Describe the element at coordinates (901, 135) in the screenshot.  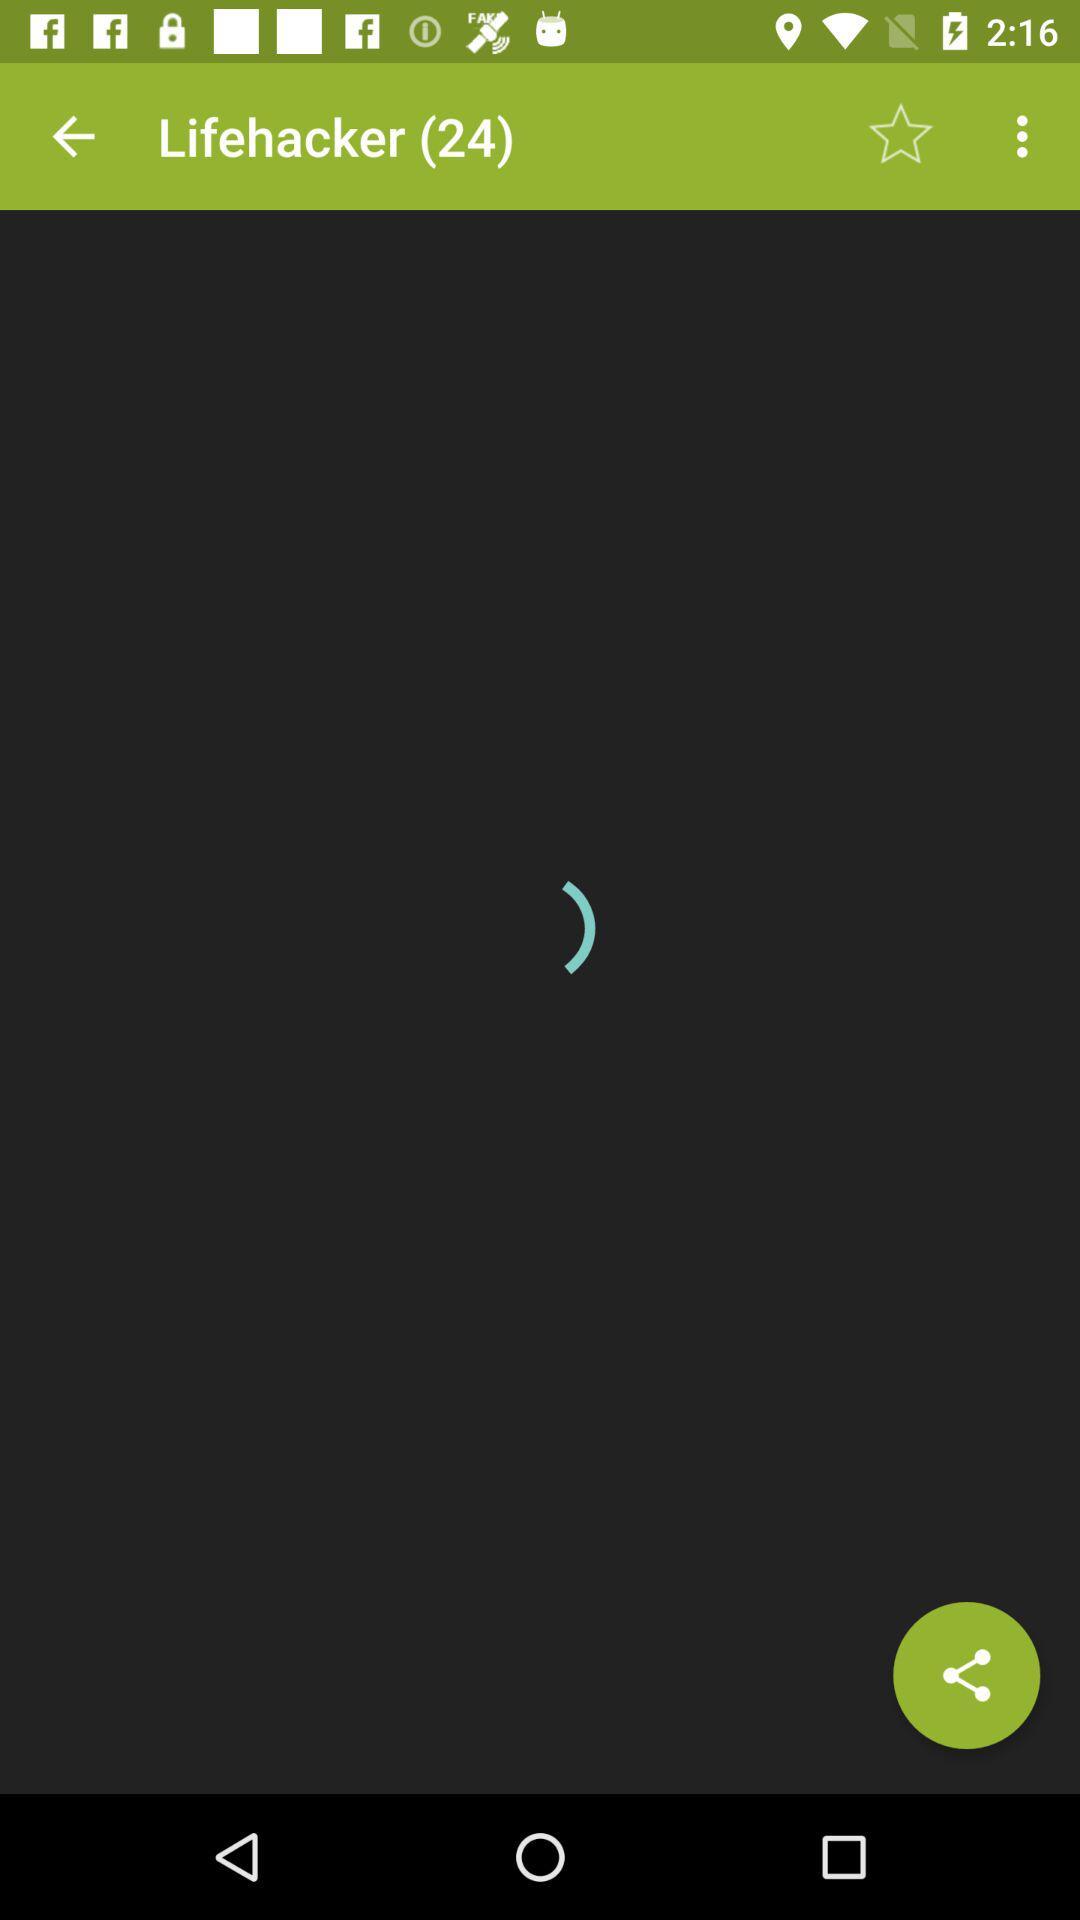
I see `icon to the right of the lifehacker (24) item` at that location.